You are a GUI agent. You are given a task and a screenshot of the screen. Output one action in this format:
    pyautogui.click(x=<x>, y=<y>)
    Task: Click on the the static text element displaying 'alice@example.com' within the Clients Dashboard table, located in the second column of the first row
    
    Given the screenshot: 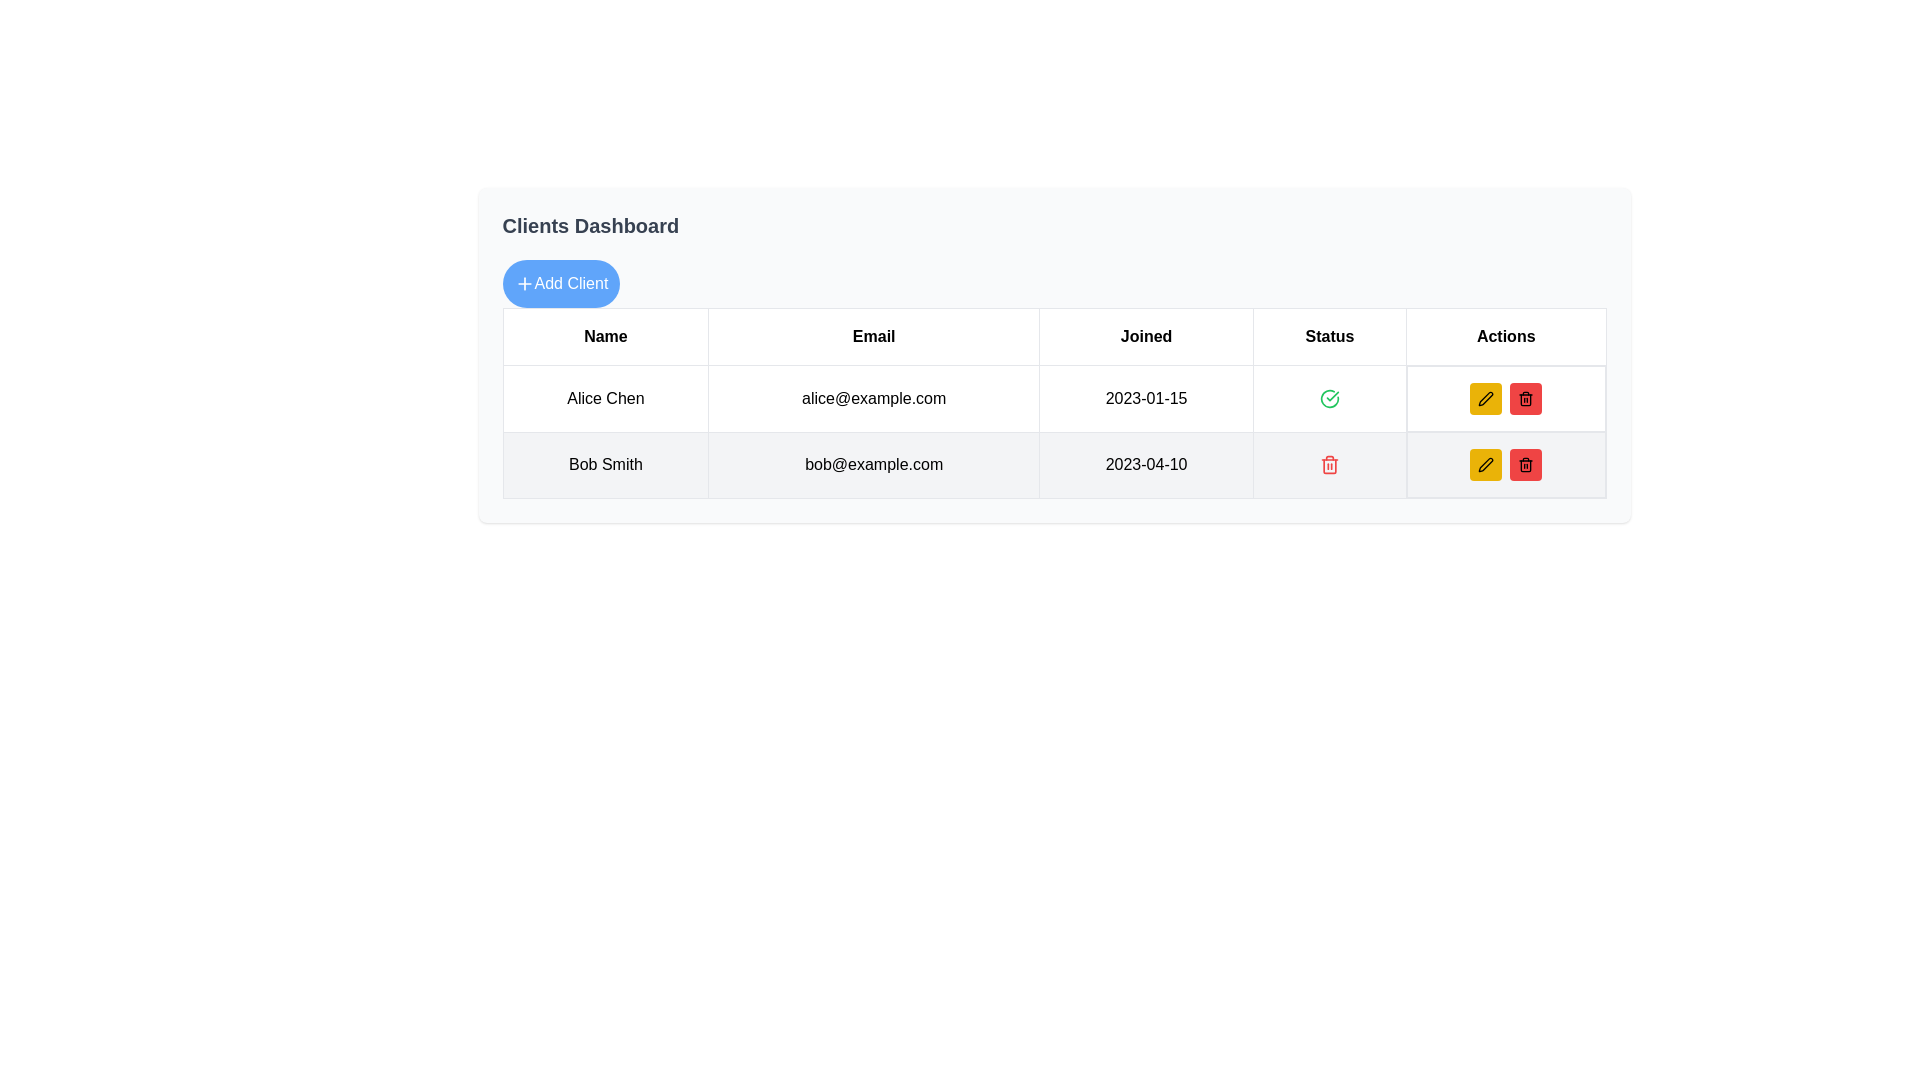 What is the action you would take?
    pyautogui.click(x=874, y=398)
    